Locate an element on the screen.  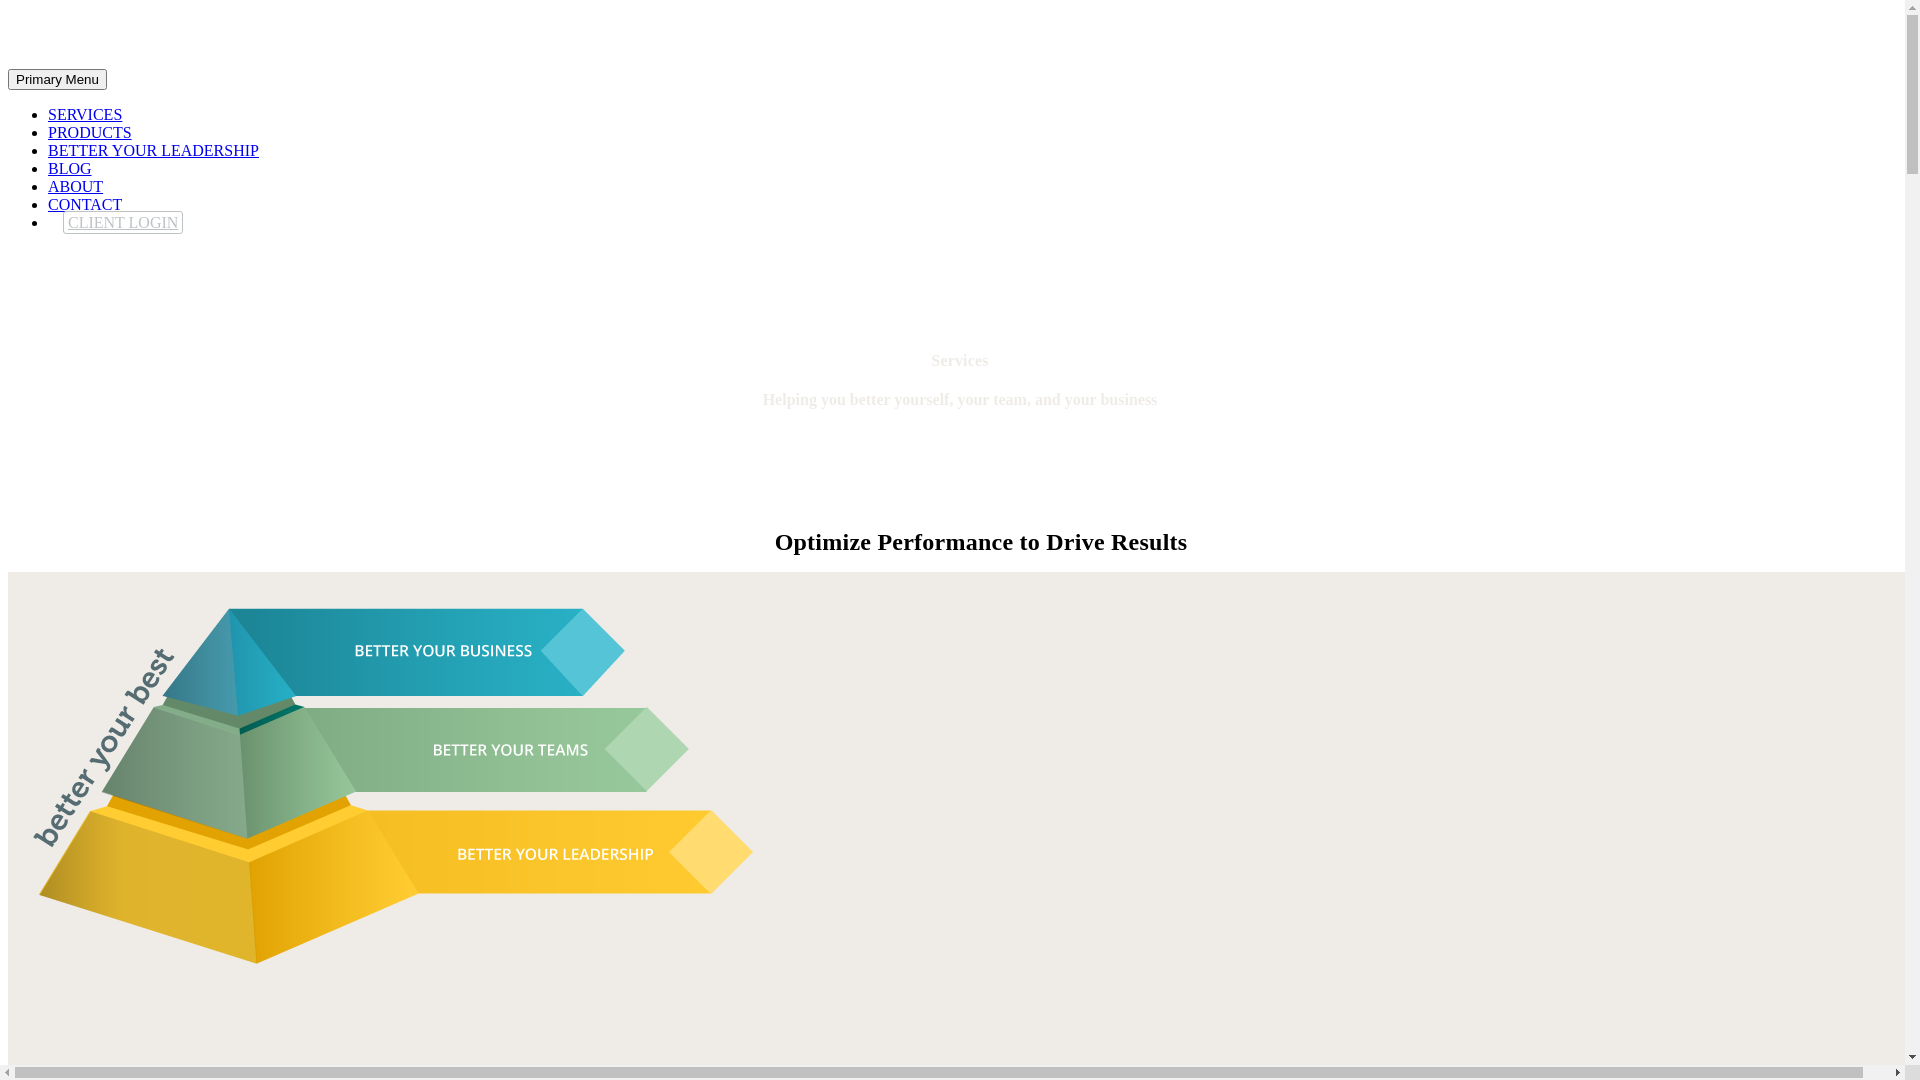
'CLIENT LOGIN' is located at coordinates (122, 222).